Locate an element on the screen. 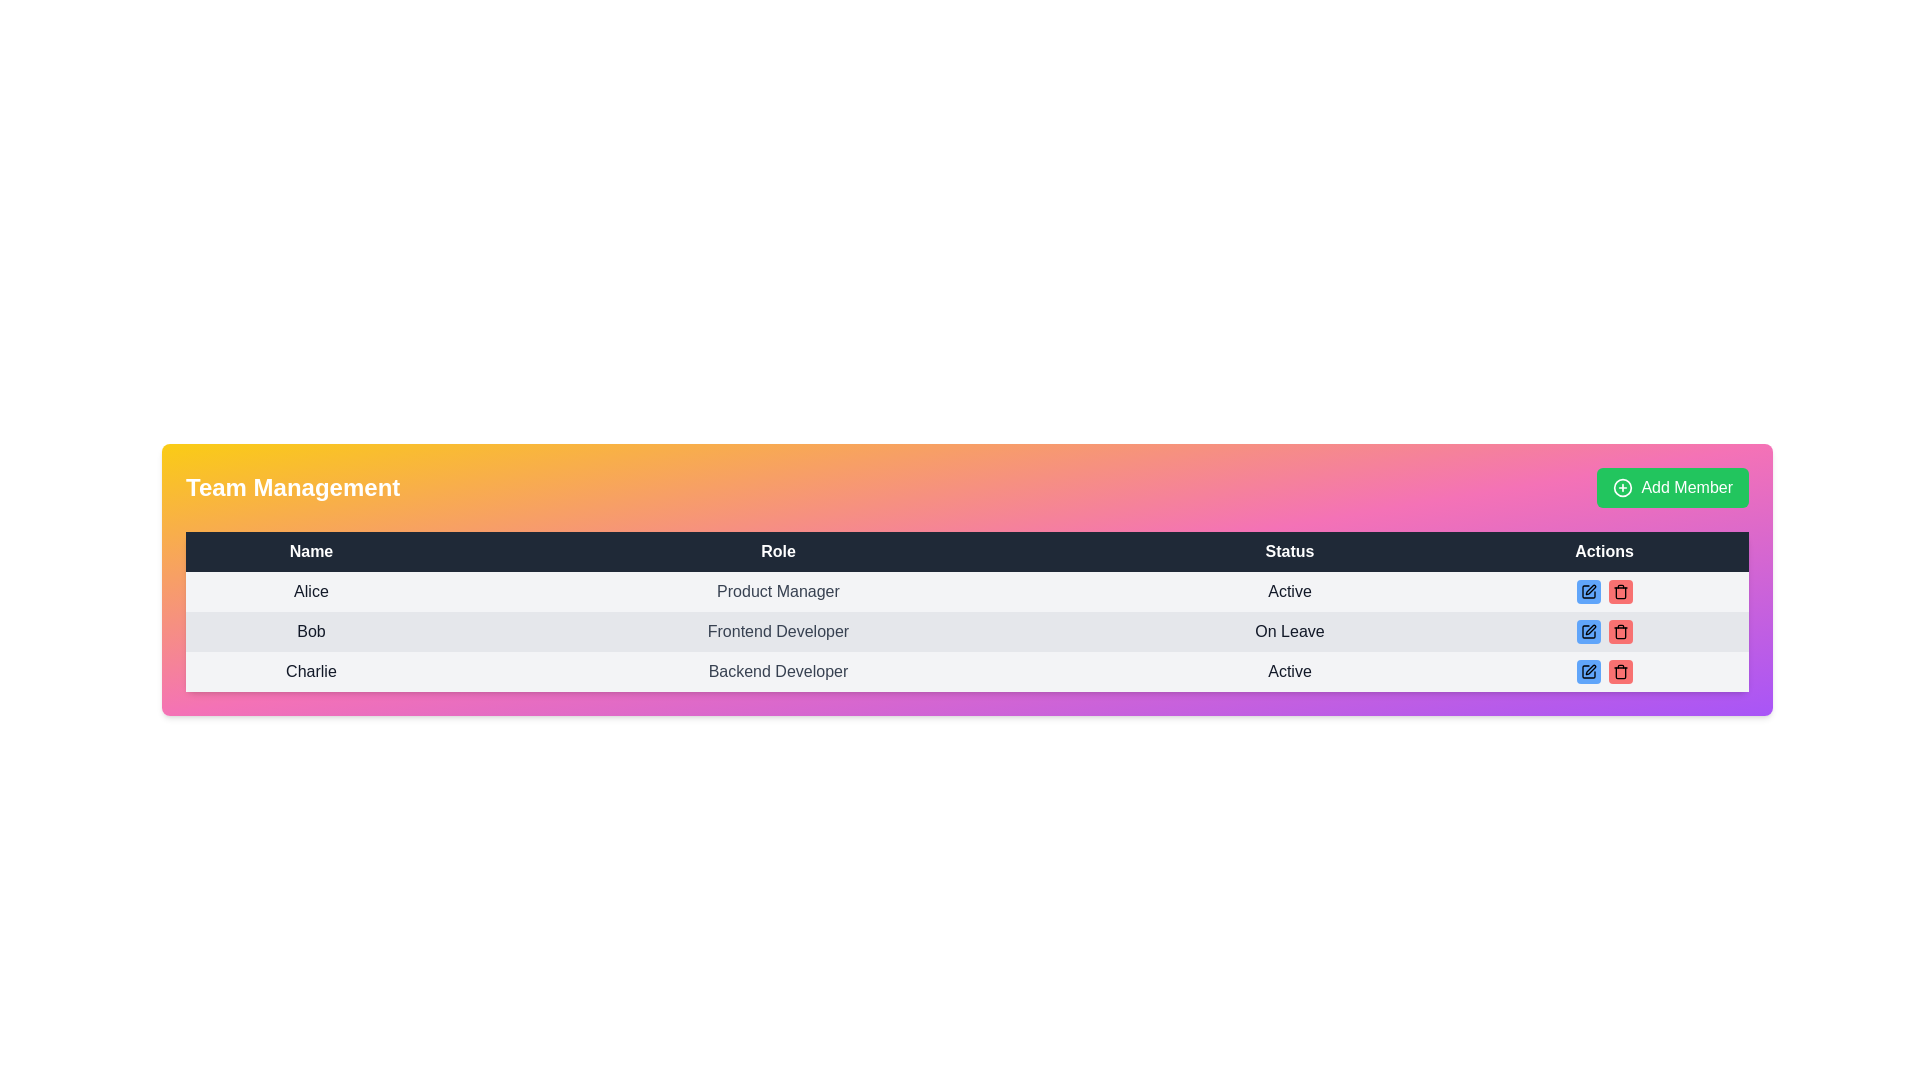  the pen icon button located is located at coordinates (1587, 590).